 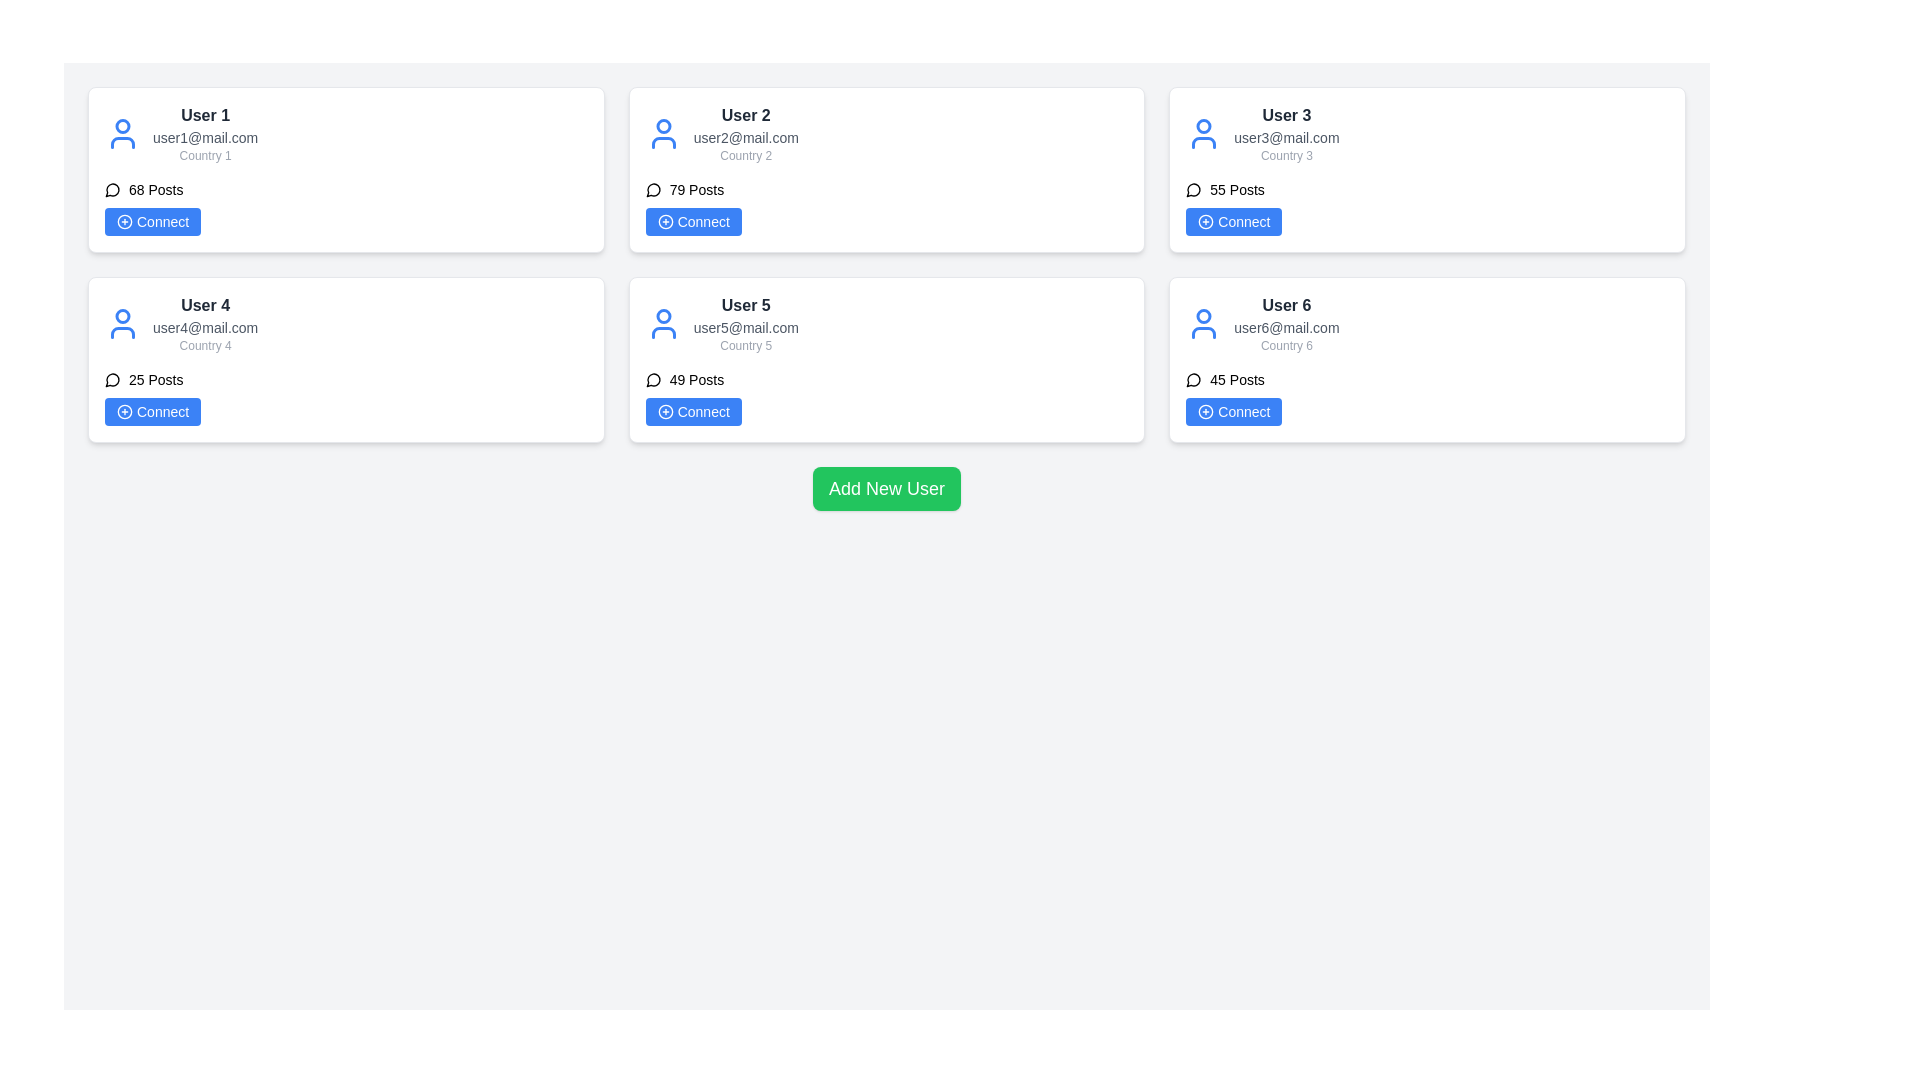 I want to click on the 'User 4' label, which is styled in bold dark gray and is located in the lower-left region of the interface within its user card, so click(x=205, y=305).